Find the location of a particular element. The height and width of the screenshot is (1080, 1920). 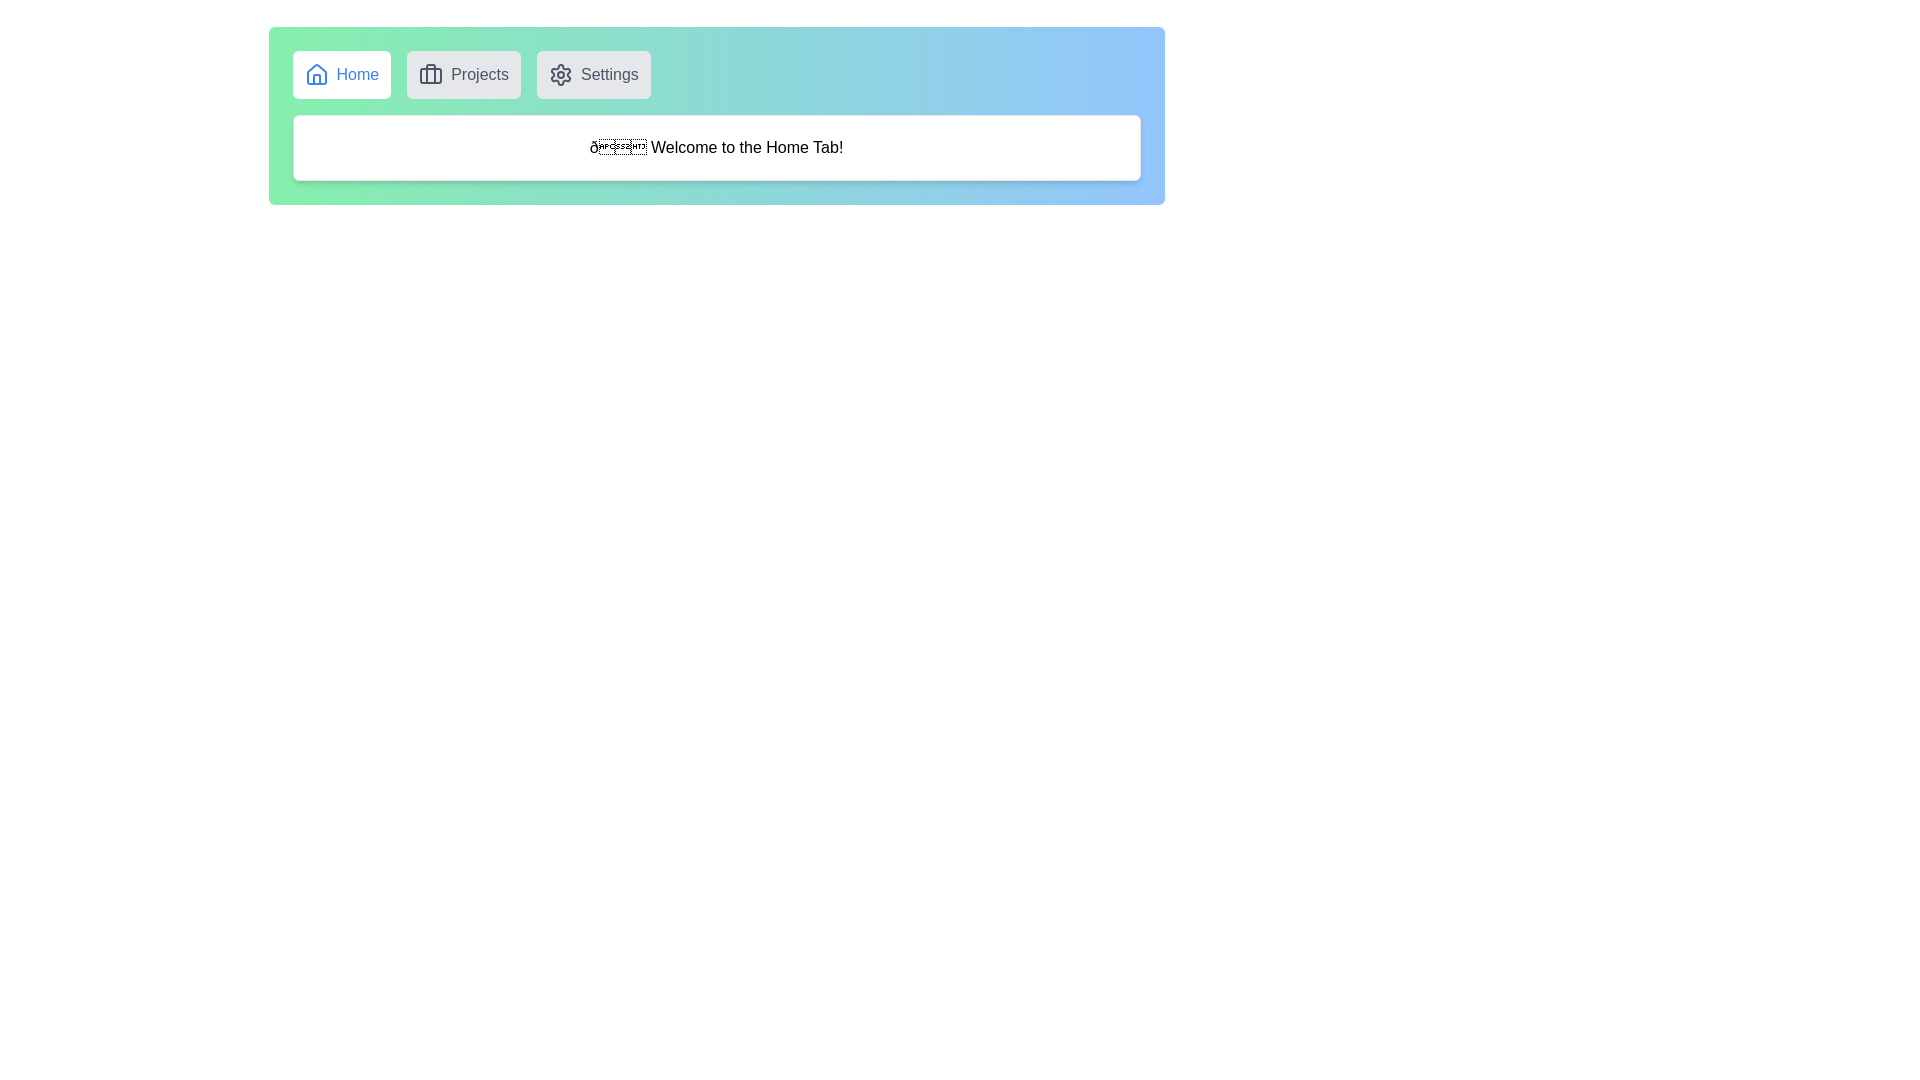

the Projects tab by clicking on its corresponding button is located at coordinates (463, 73).